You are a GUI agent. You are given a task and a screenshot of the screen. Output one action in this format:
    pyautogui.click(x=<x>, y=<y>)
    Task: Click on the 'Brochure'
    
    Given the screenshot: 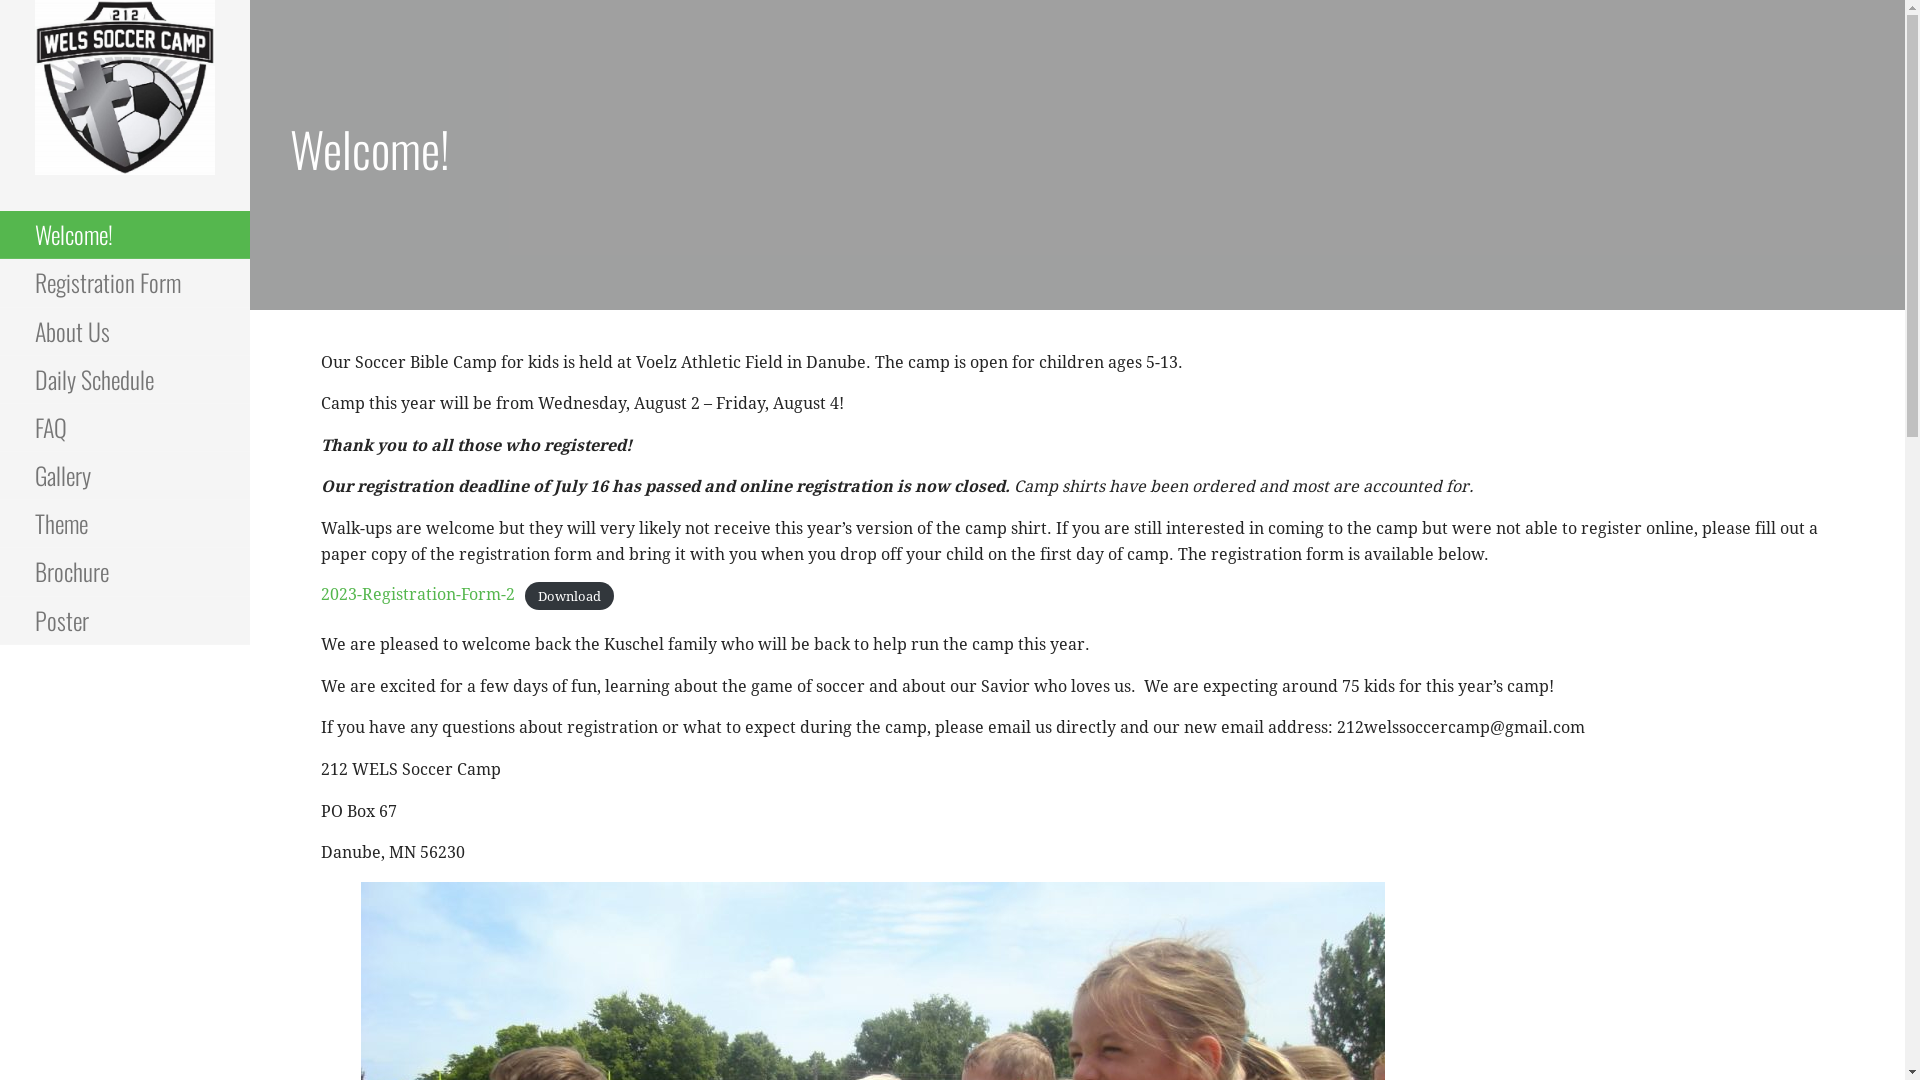 What is the action you would take?
    pyautogui.click(x=123, y=571)
    